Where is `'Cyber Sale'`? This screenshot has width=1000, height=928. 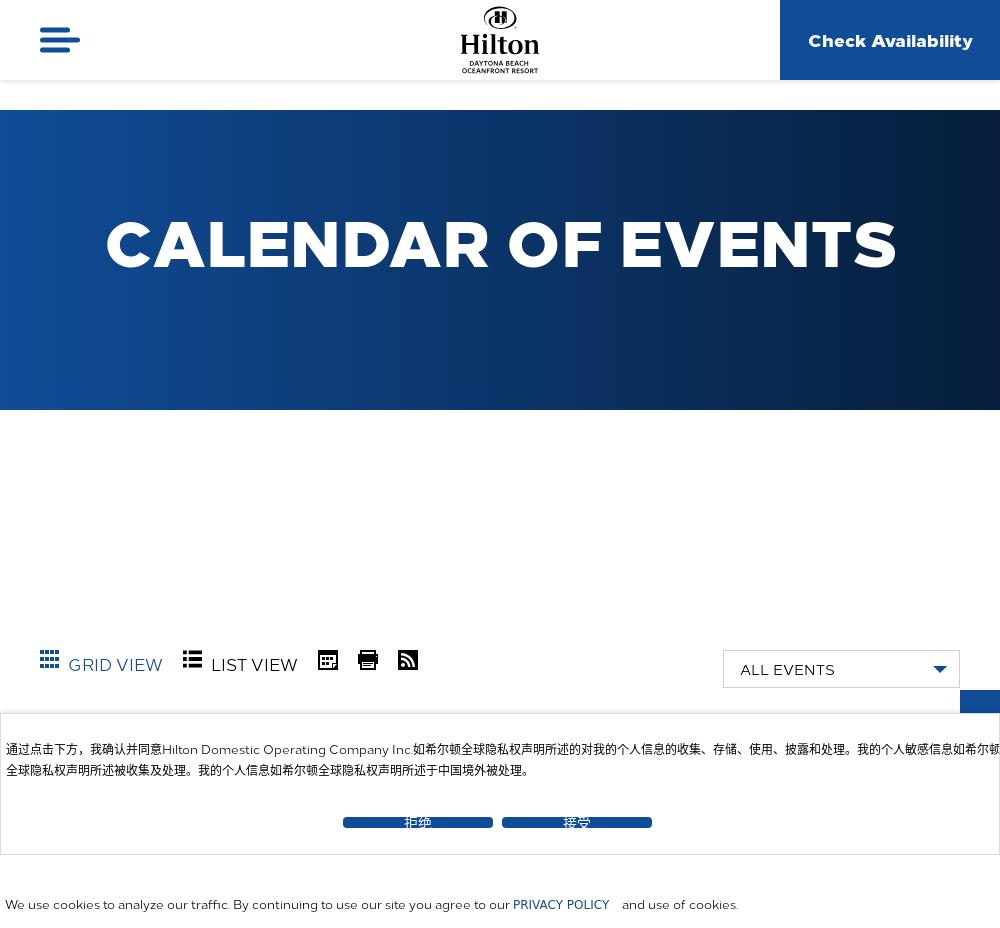 'Cyber Sale' is located at coordinates (894, 725).